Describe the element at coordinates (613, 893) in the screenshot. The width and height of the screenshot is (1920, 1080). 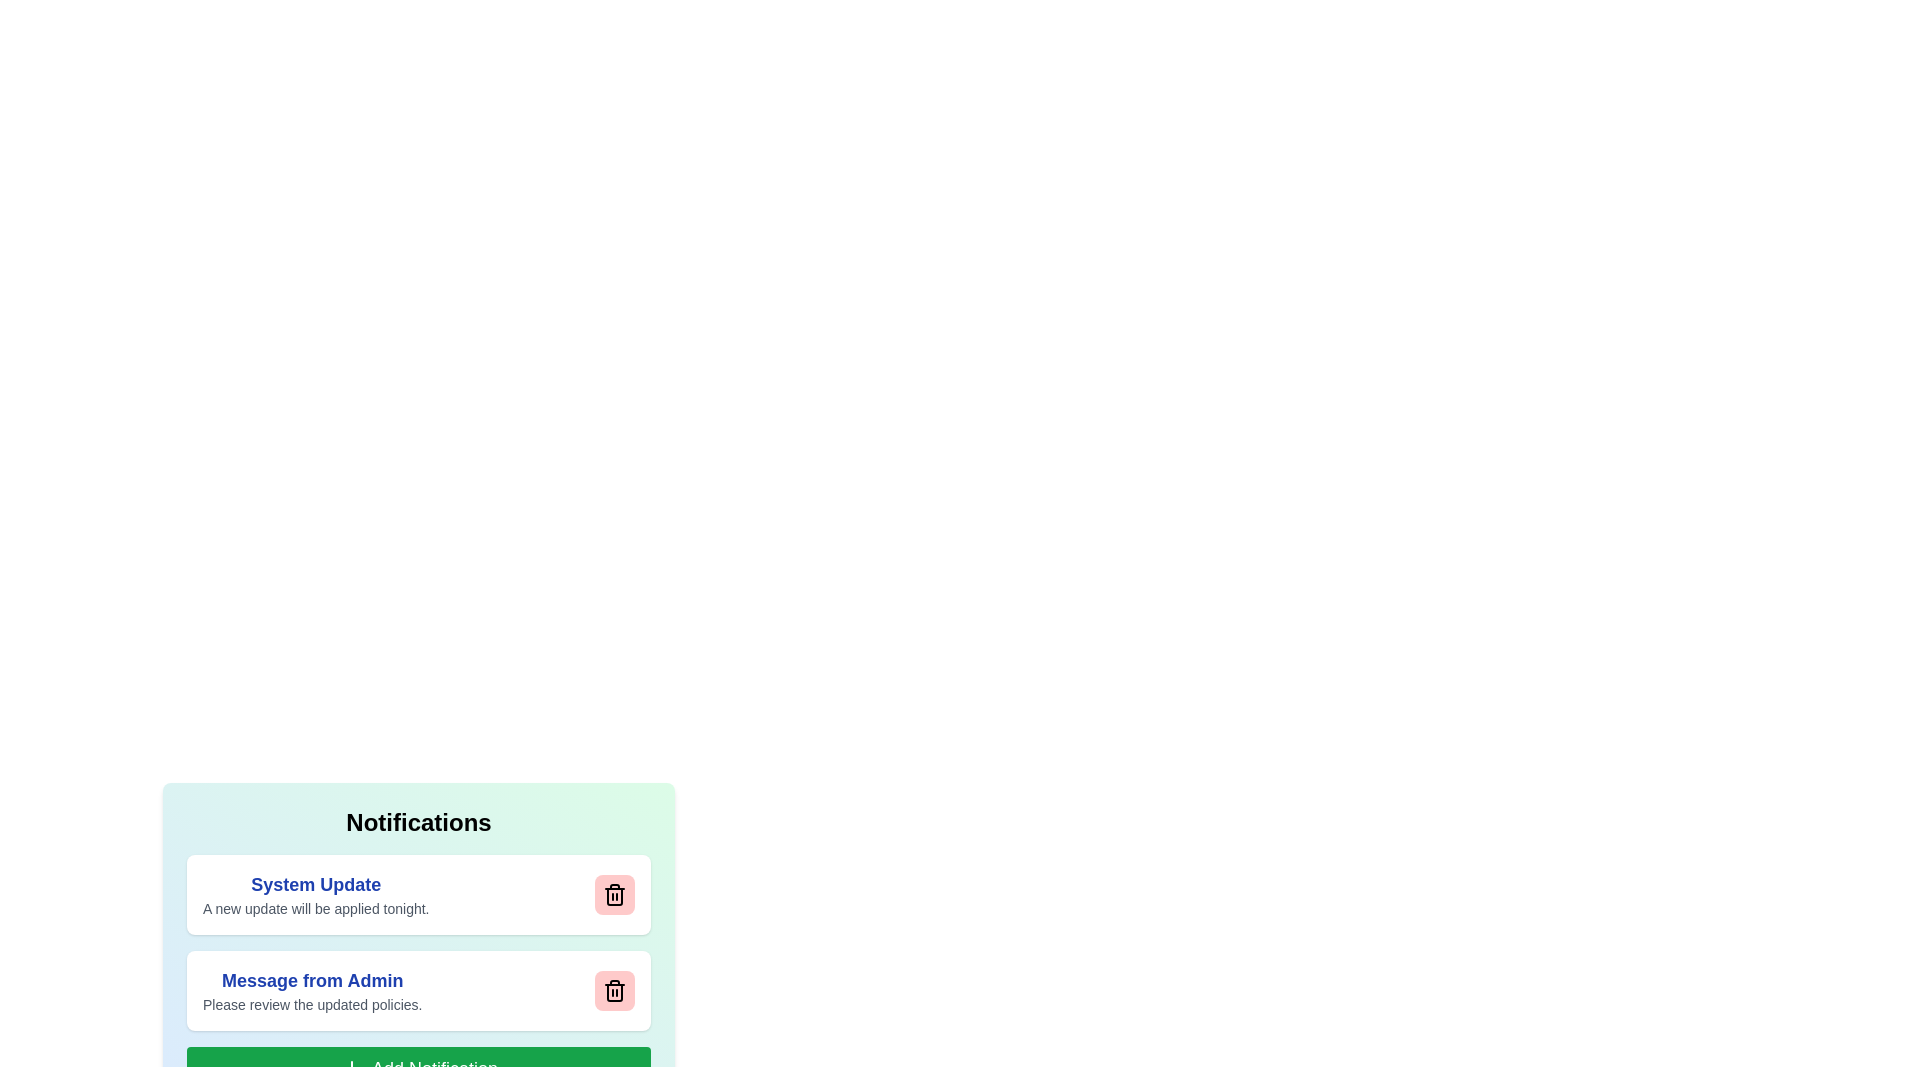
I see `delete button for the notification titled 'System Update'` at that location.